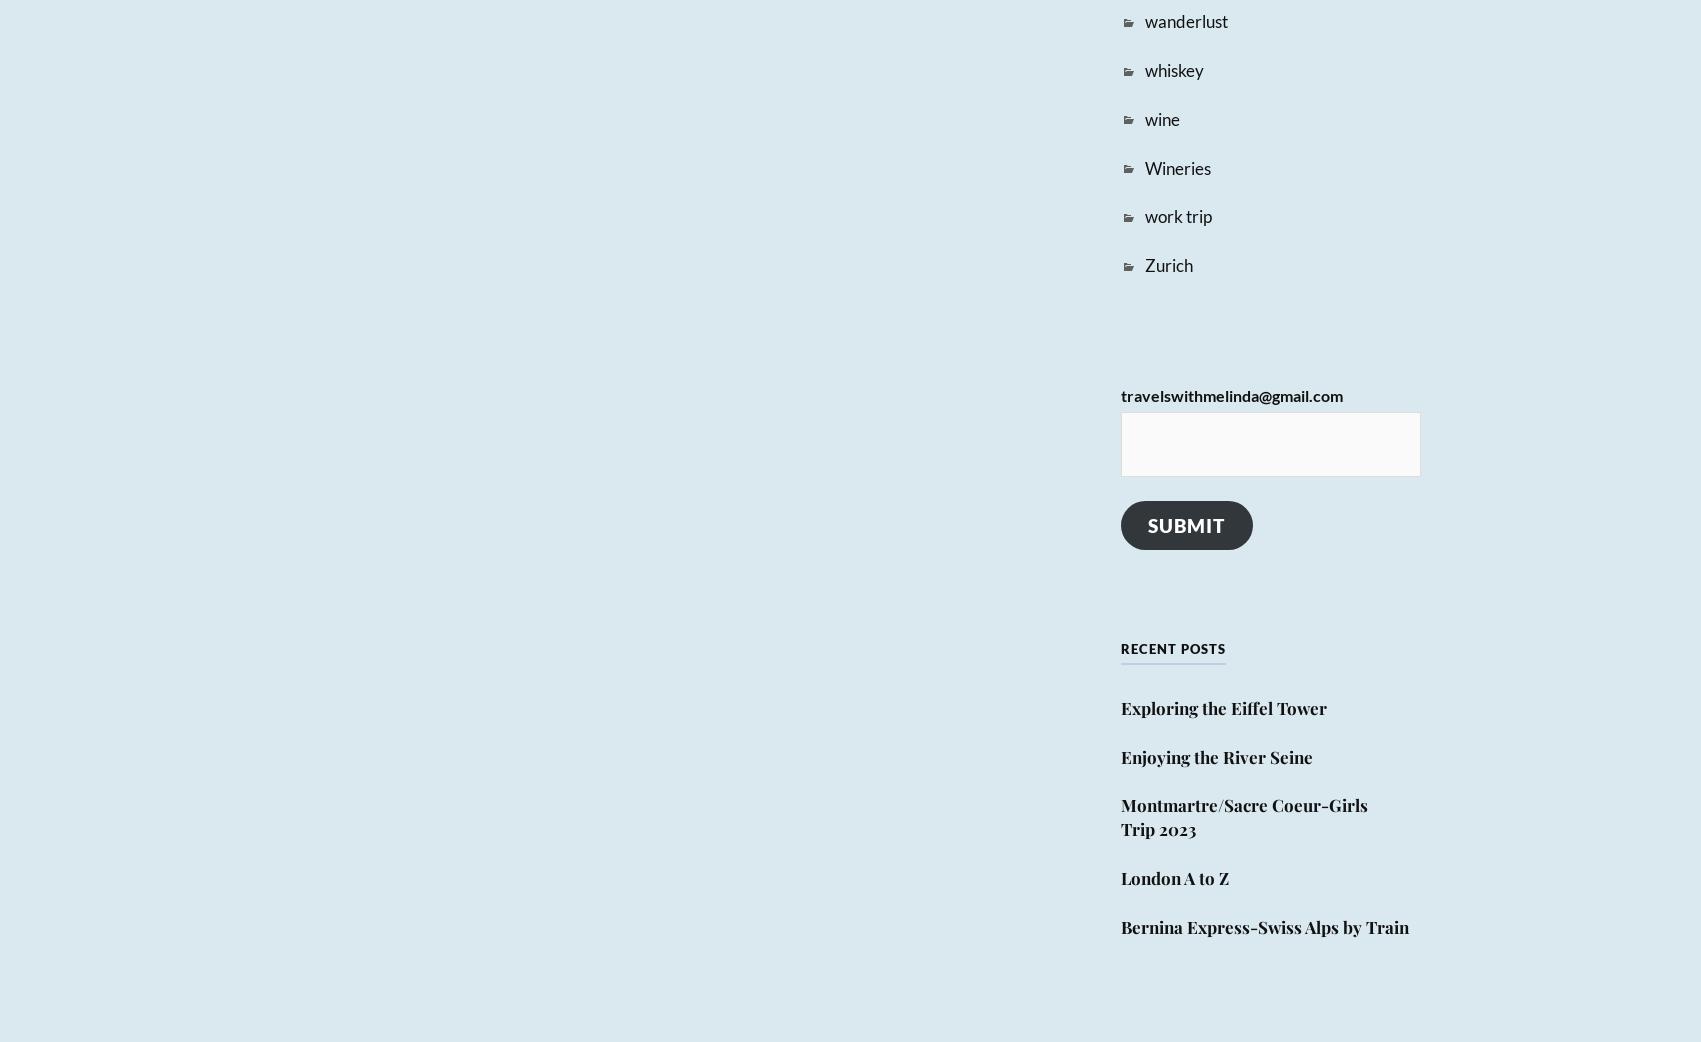 The height and width of the screenshot is (1042, 1701). What do you see at coordinates (1231, 394) in the screenshot?
I see `'travelswithmelinda@gmail.com'` at bounding box center [1231, 394].